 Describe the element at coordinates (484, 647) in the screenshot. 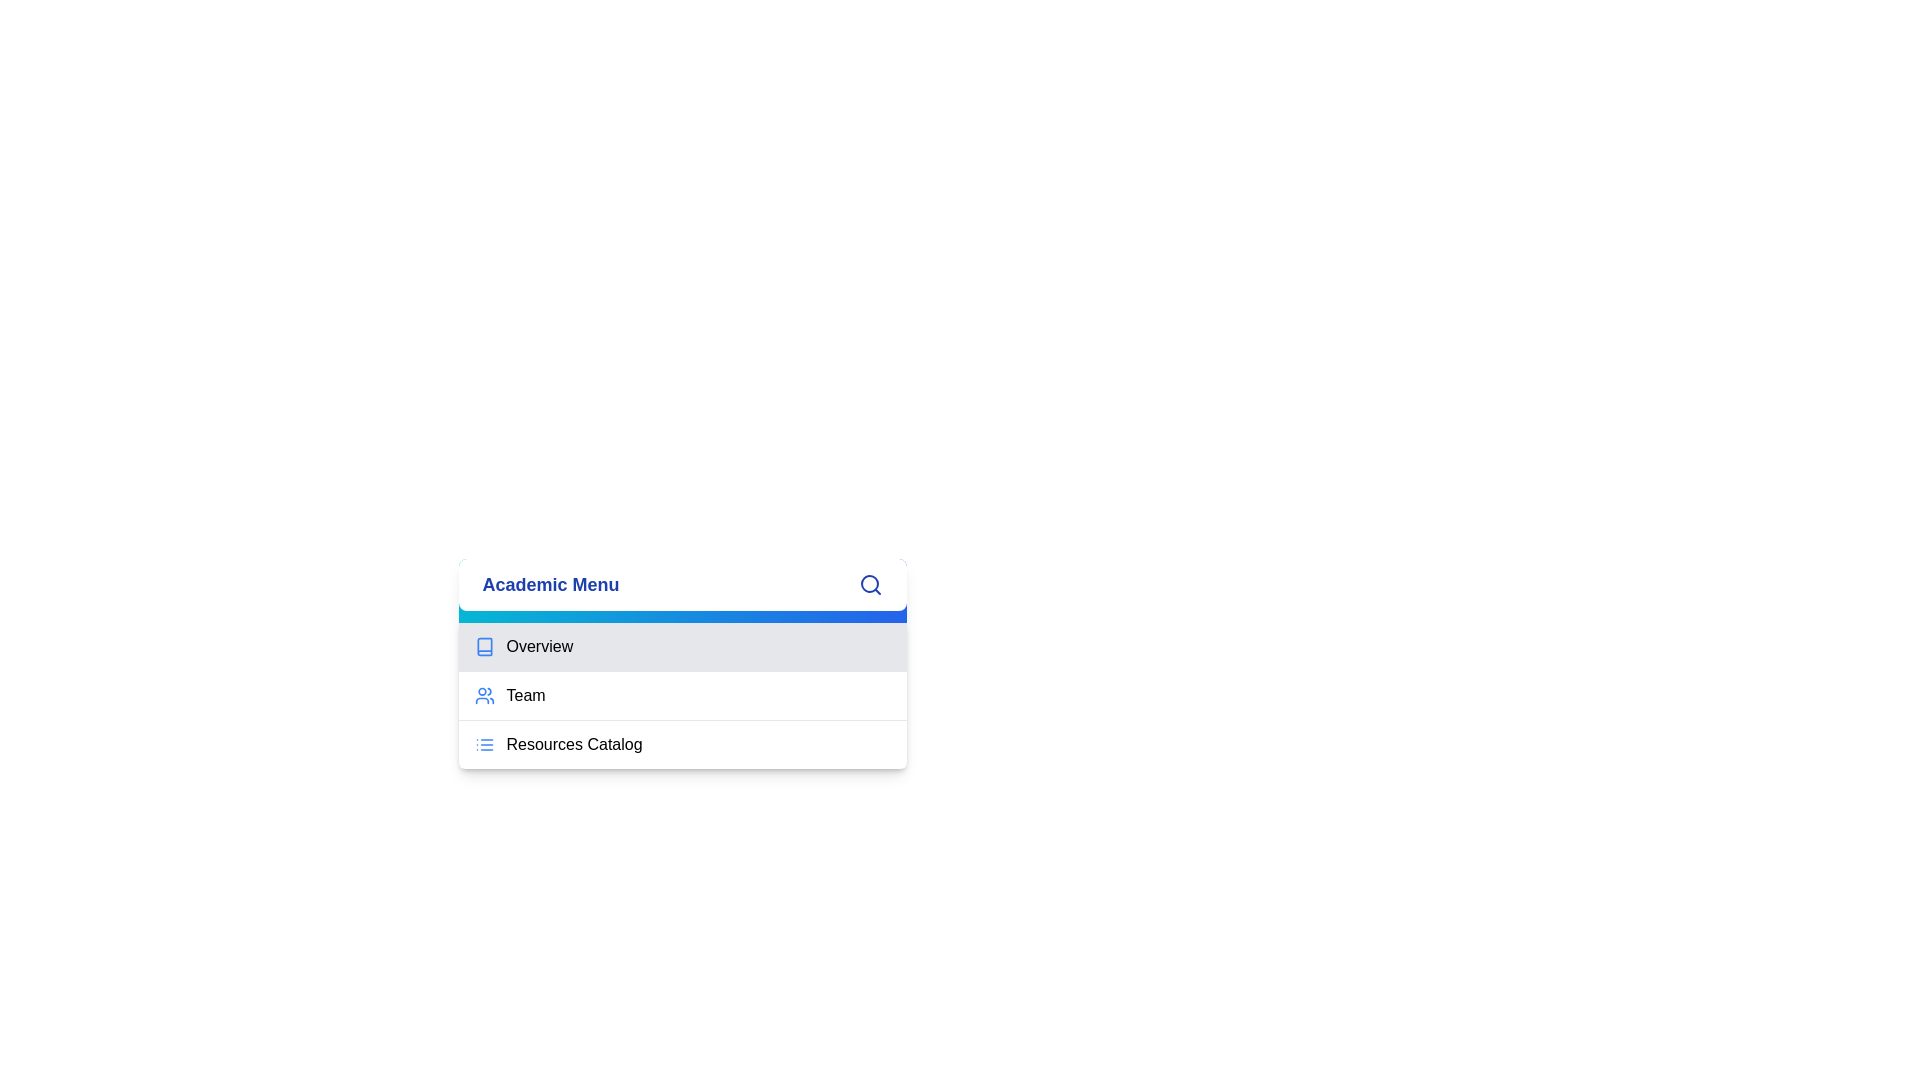

I see `icon resembling a book or document located to the left of the 'Overview' text in the 'Academic Menu'` at that location.